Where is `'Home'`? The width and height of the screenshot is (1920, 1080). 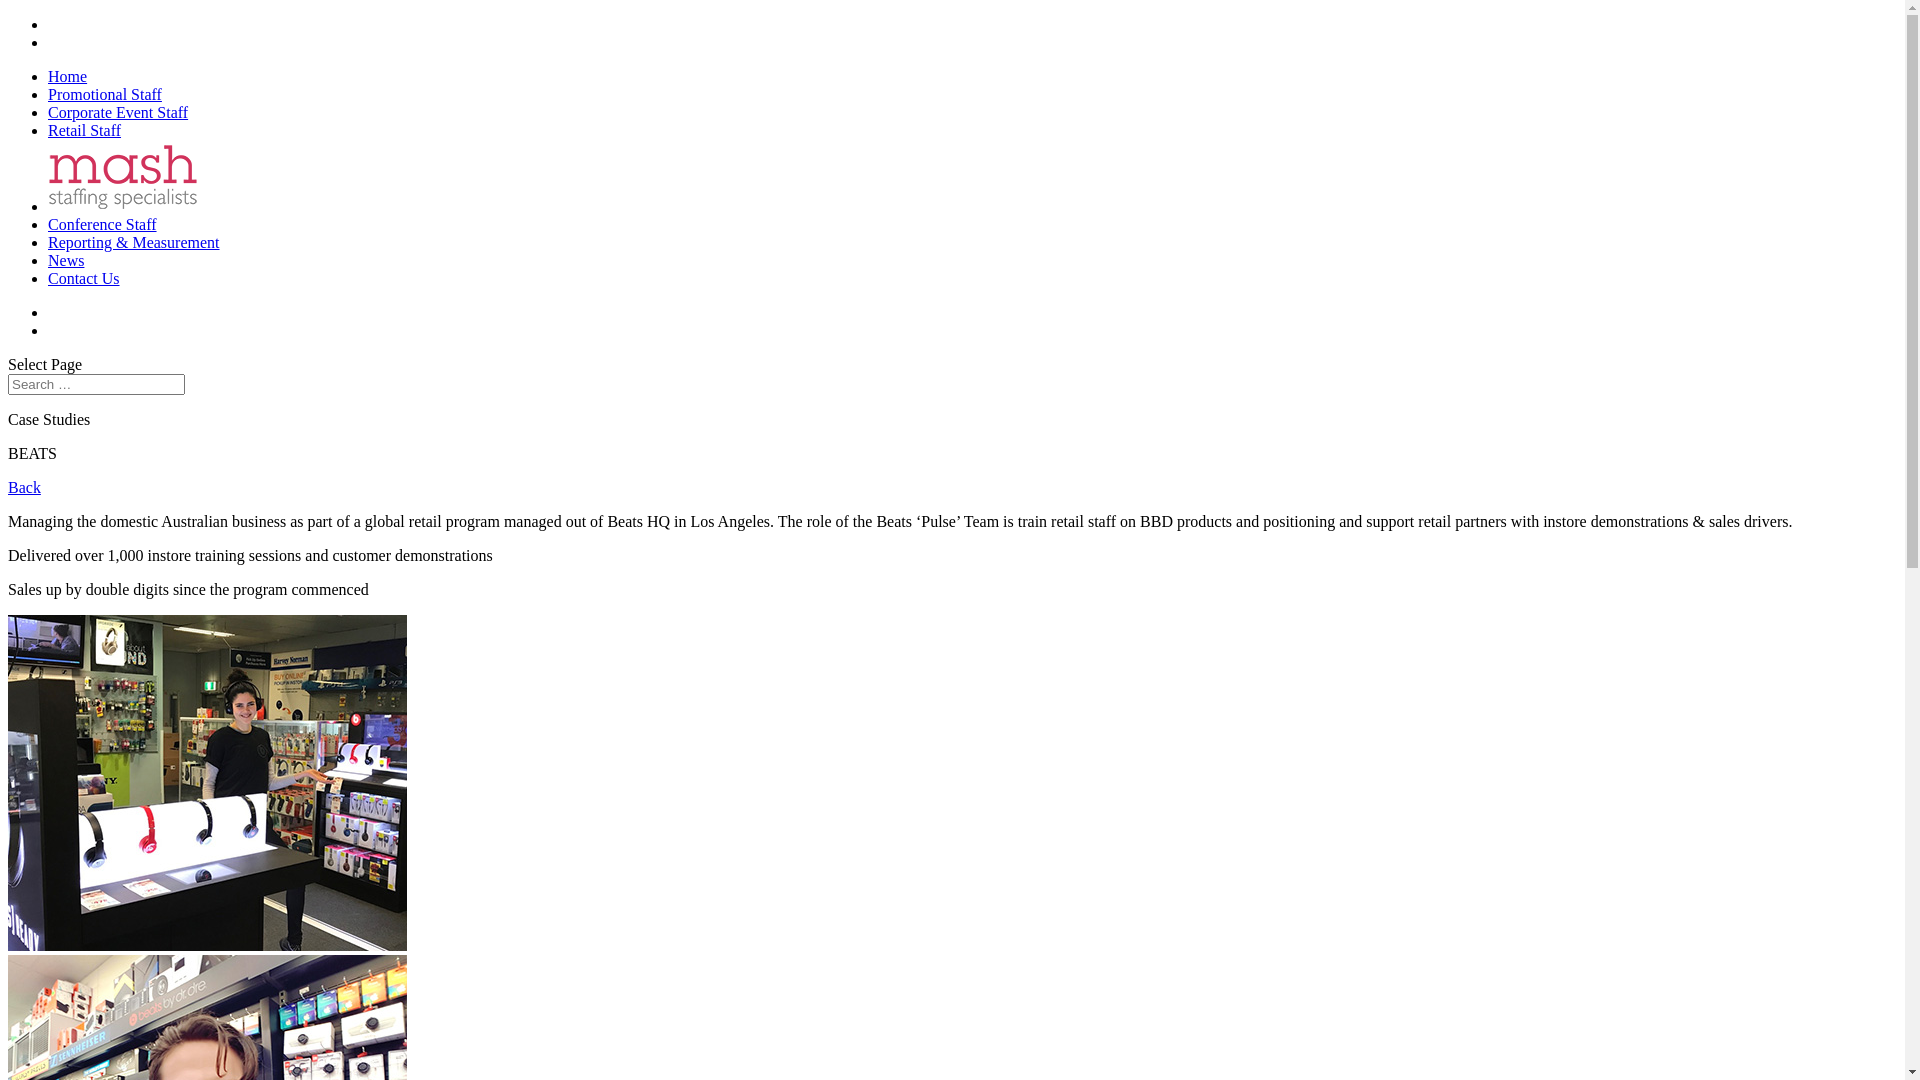 'Home' is located at coordinates (67, 75).